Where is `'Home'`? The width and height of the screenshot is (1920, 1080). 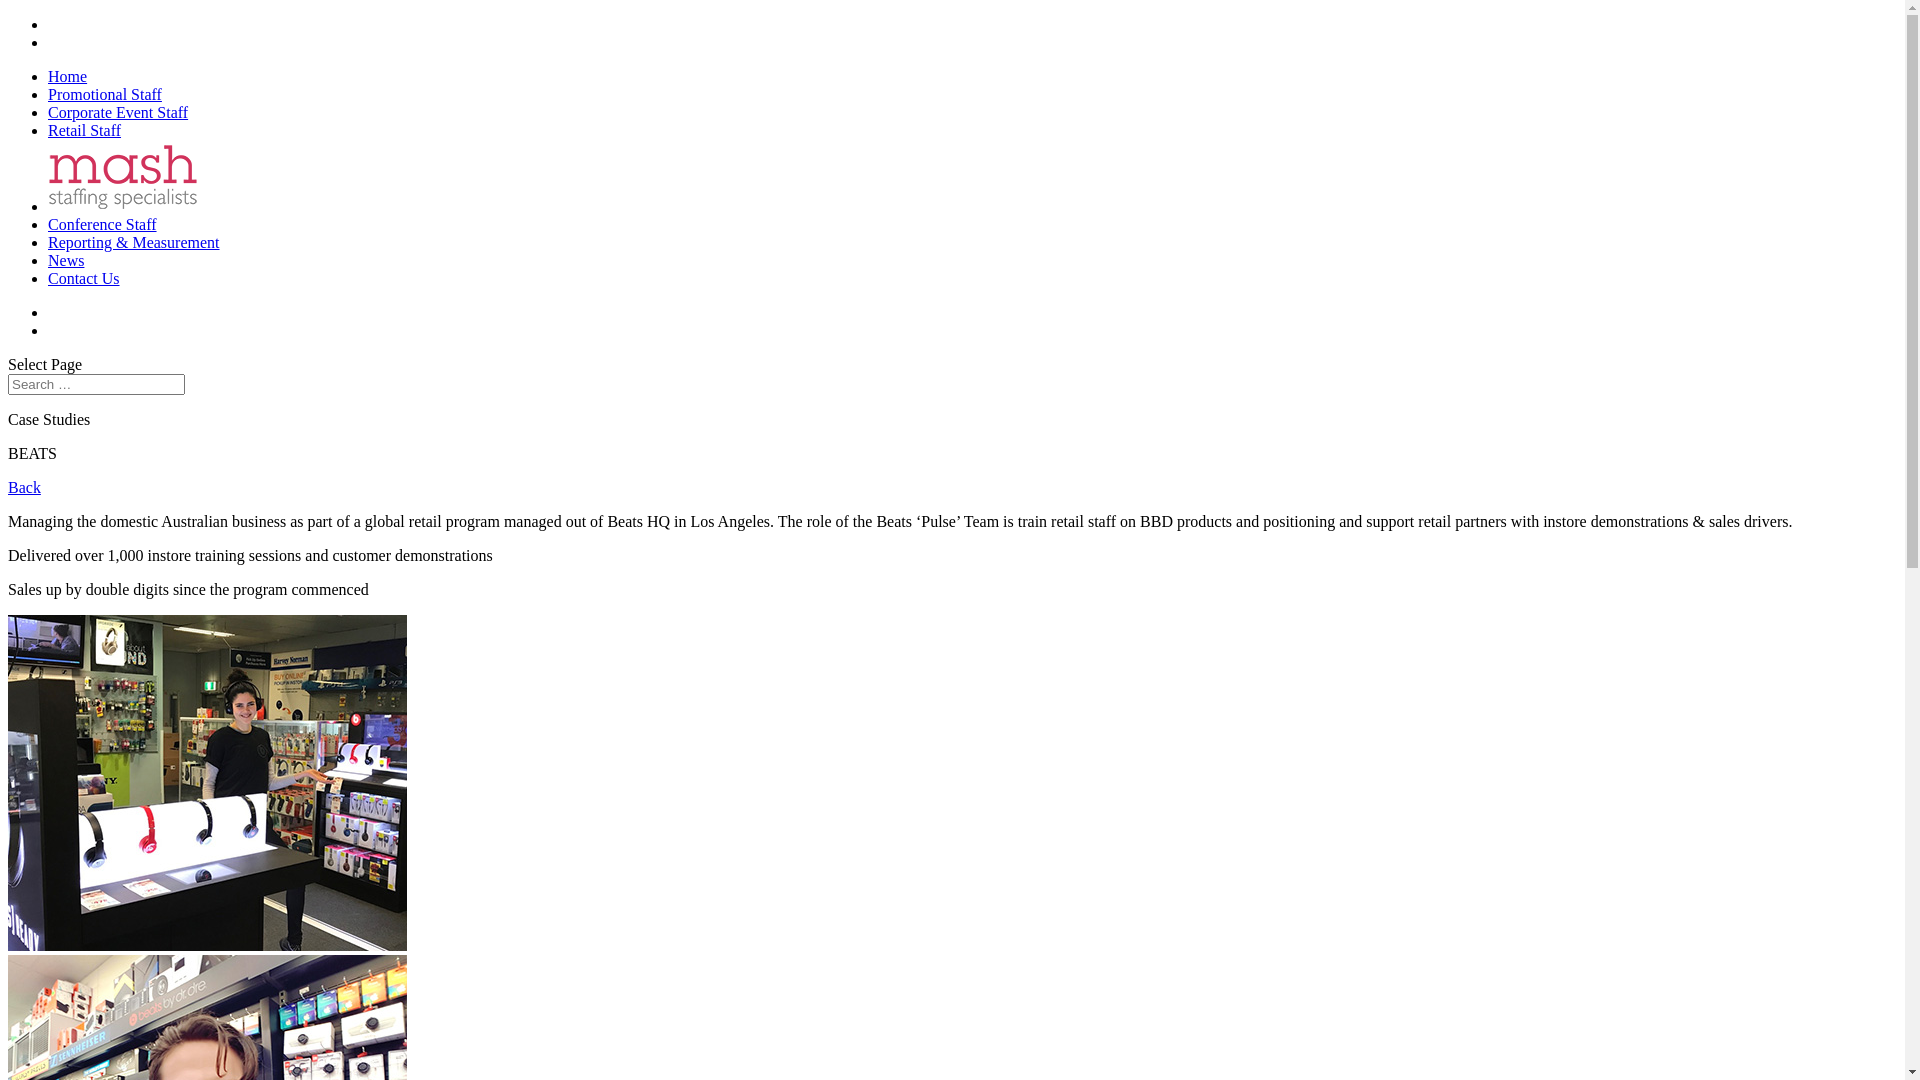 'Home' is located at coordinates (67, 75).